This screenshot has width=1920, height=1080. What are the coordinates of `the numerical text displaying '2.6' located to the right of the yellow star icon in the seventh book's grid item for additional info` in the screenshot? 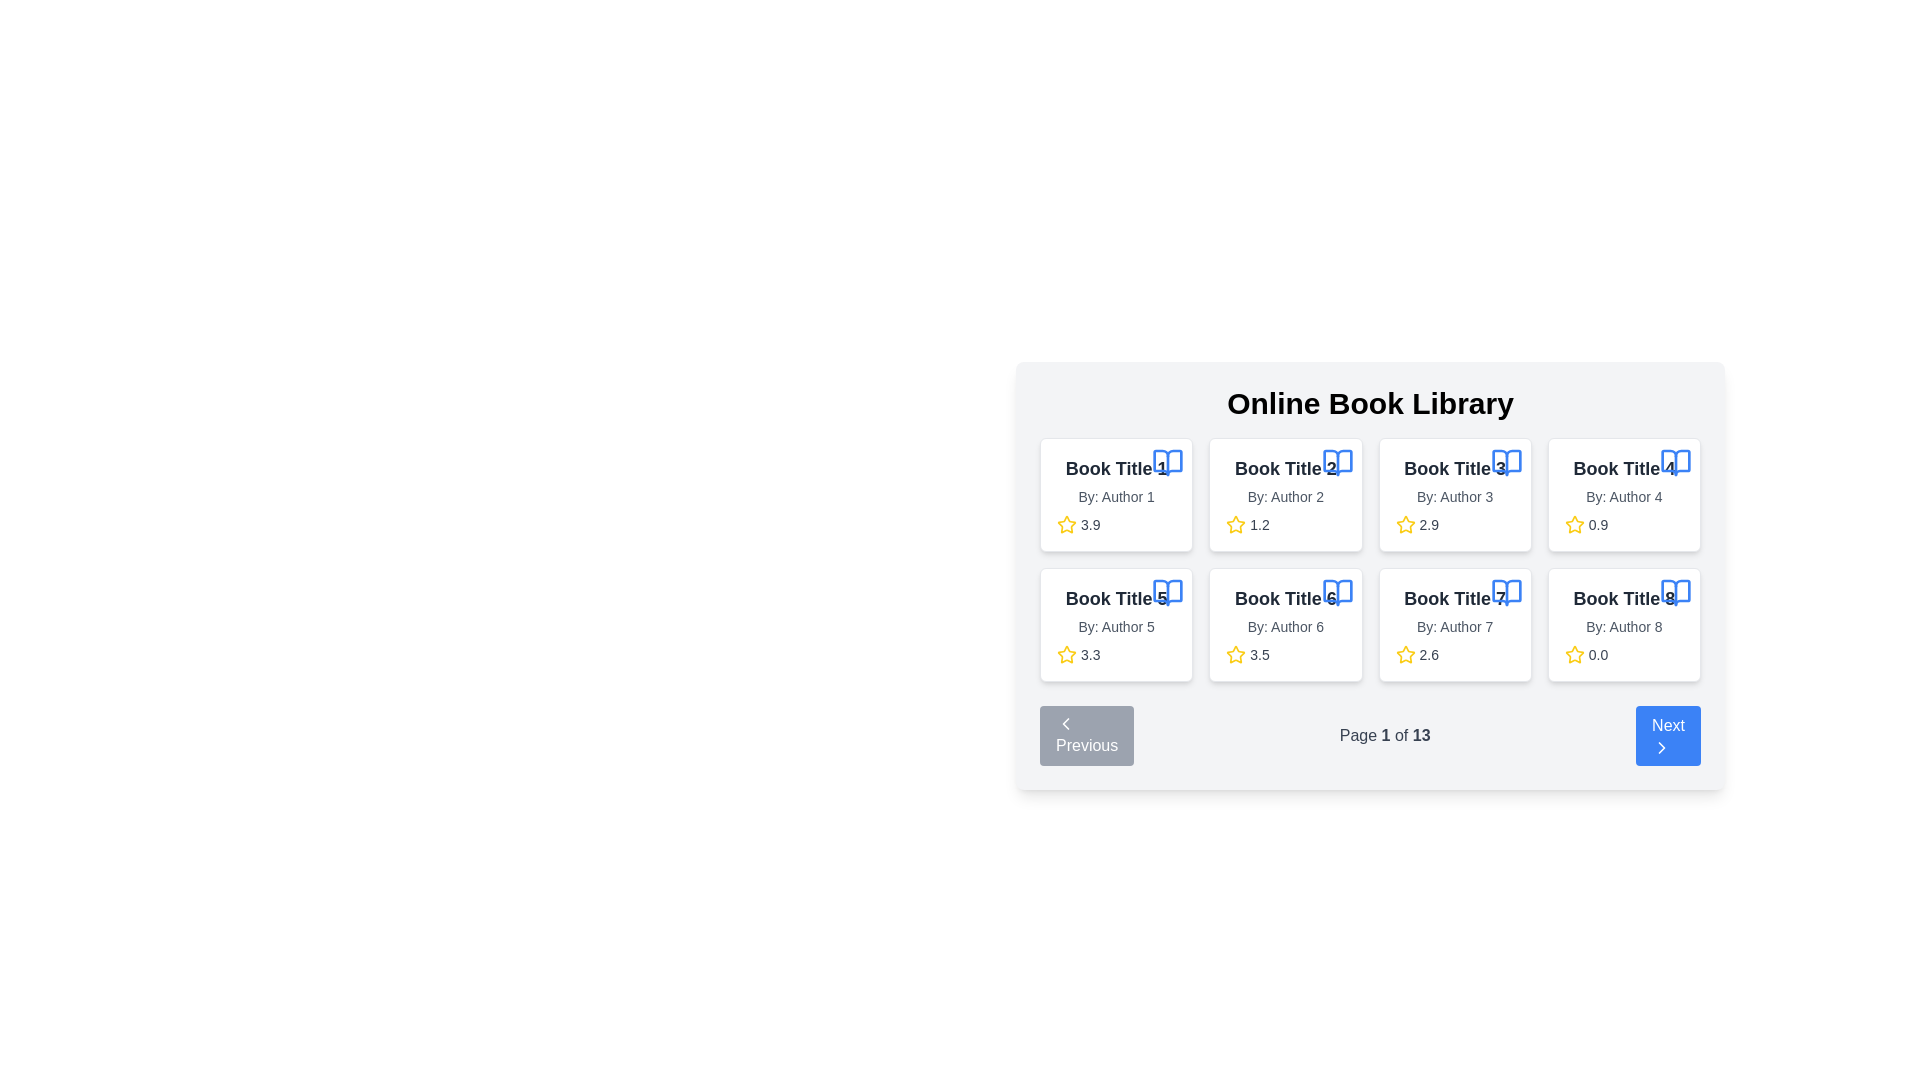 It's located at (1428, 655).